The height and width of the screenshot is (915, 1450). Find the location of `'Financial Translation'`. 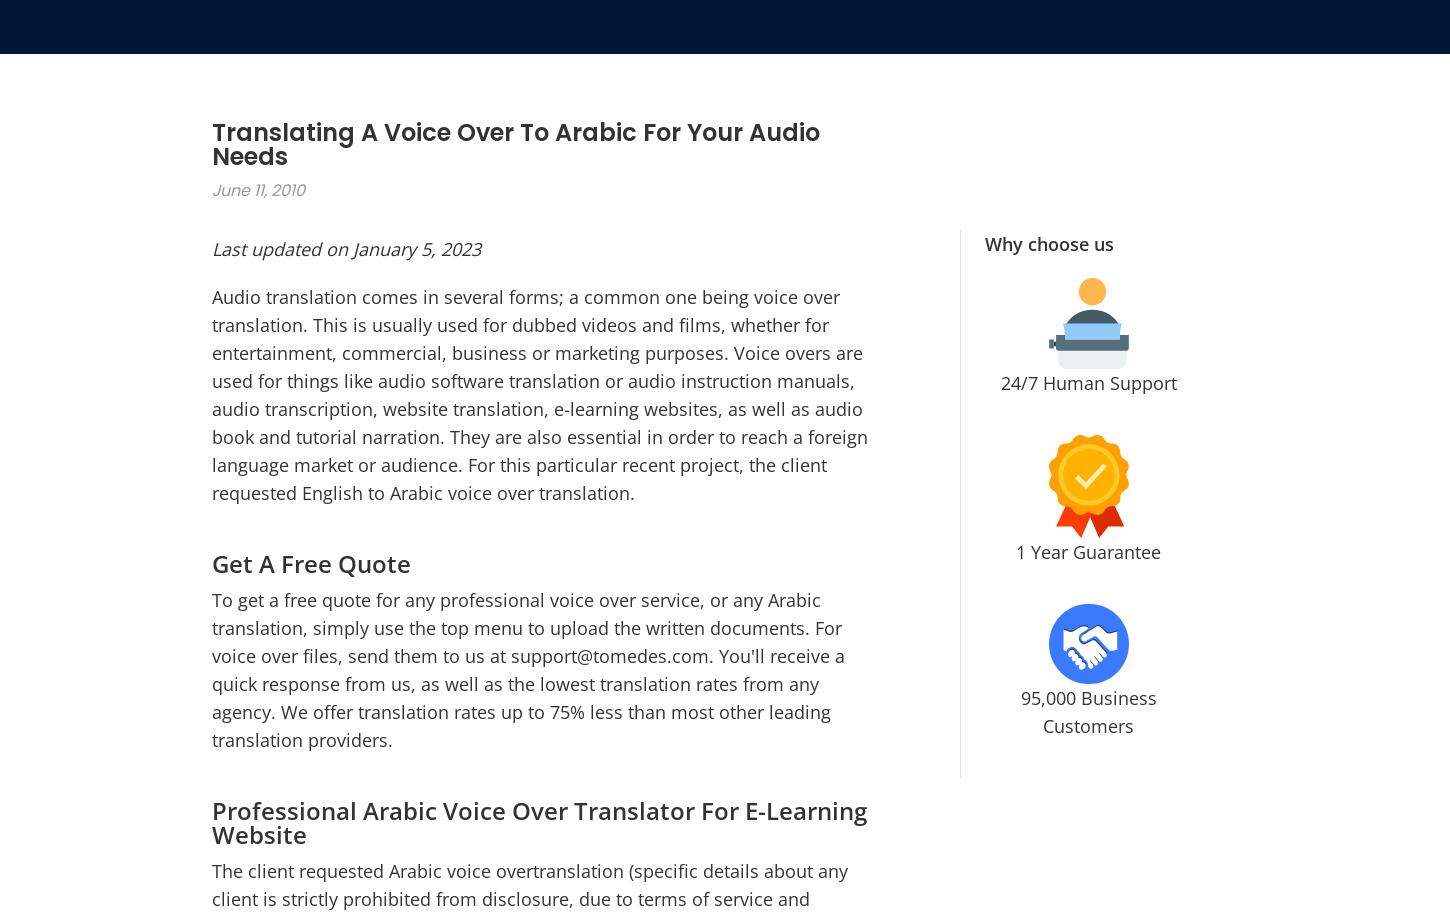

'Financial Translation' is located at coordinates (558, 476).